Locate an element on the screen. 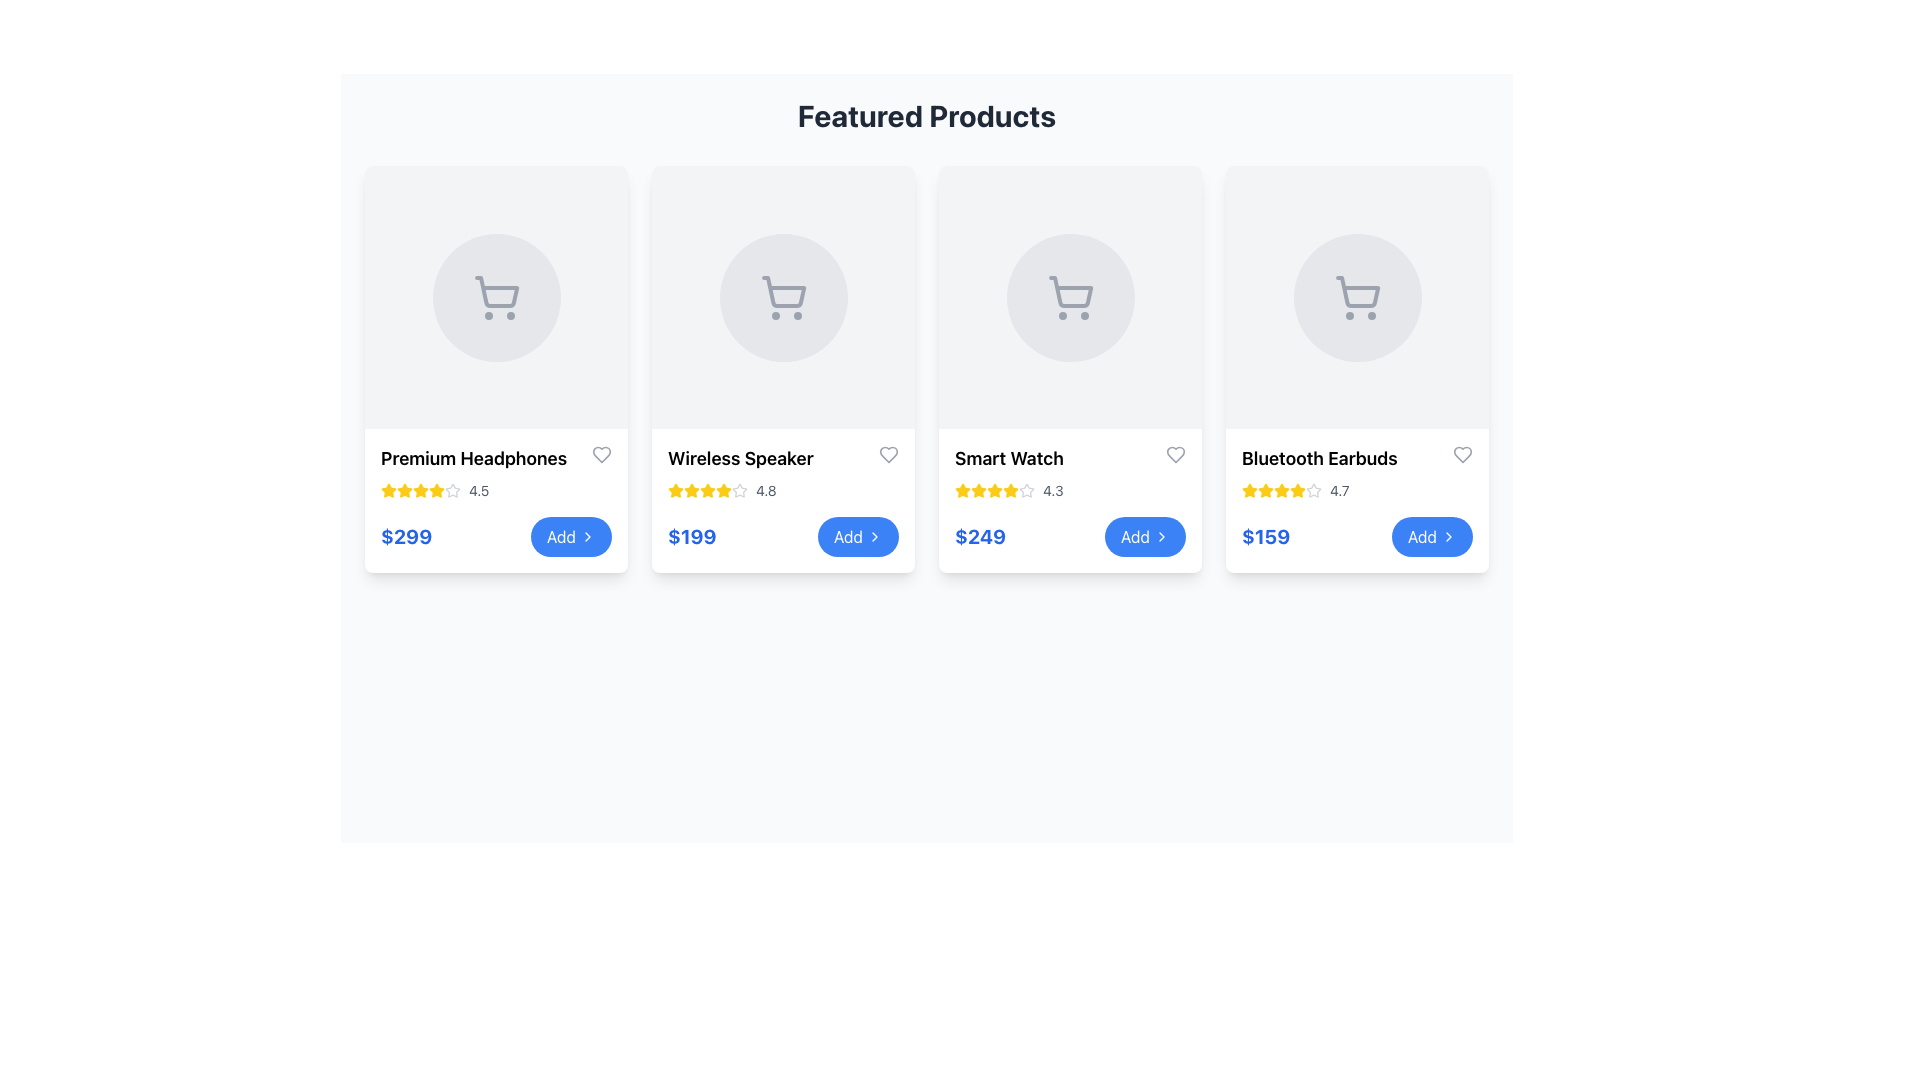 The width and height of the screenshot is (1920, 1080). the first yellow star rating icon under the product title 'Premium Headphones' in the first product card is located at coordinates (403, 490).